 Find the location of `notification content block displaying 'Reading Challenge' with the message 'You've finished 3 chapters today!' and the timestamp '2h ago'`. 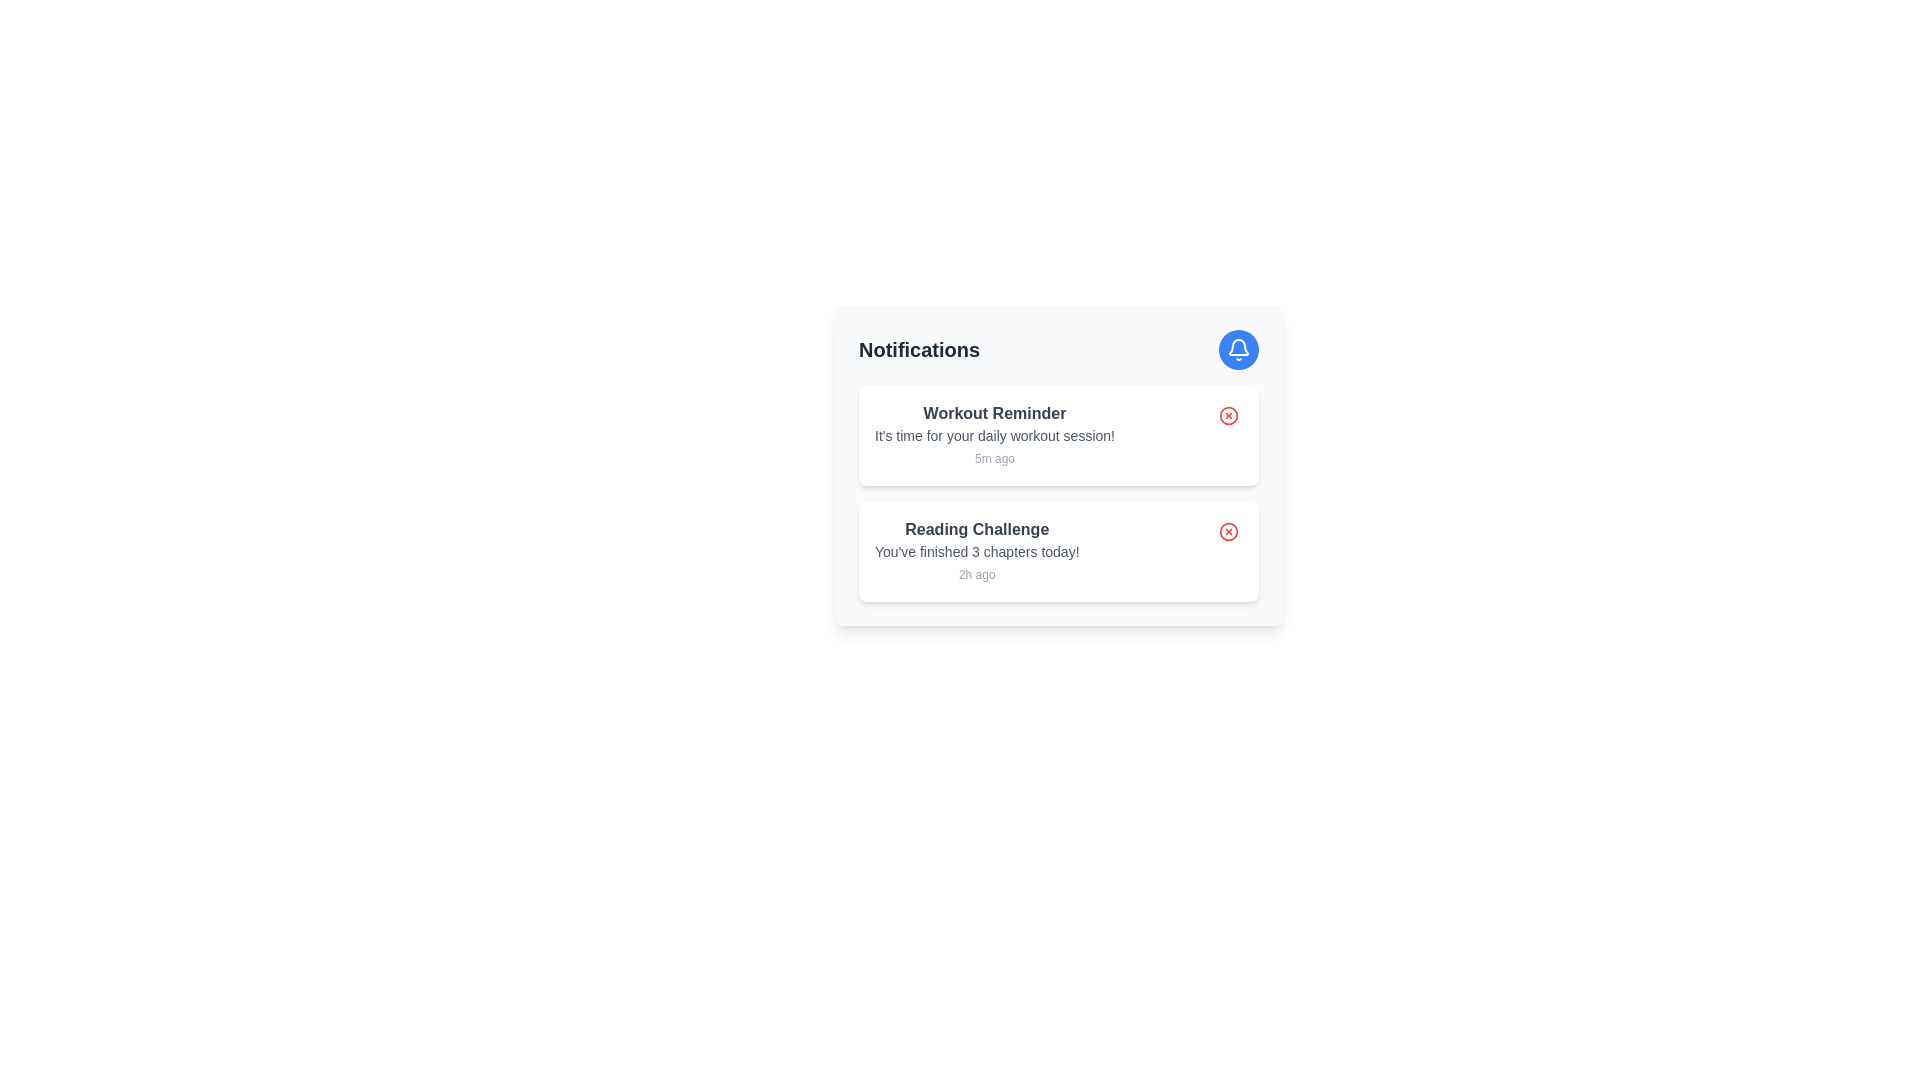

notification content block displaying 'Reading Challenge' with the message 'You've finished 3 chapters today!' and the timestamp '2h ago' is located at coordinates (977, 551).